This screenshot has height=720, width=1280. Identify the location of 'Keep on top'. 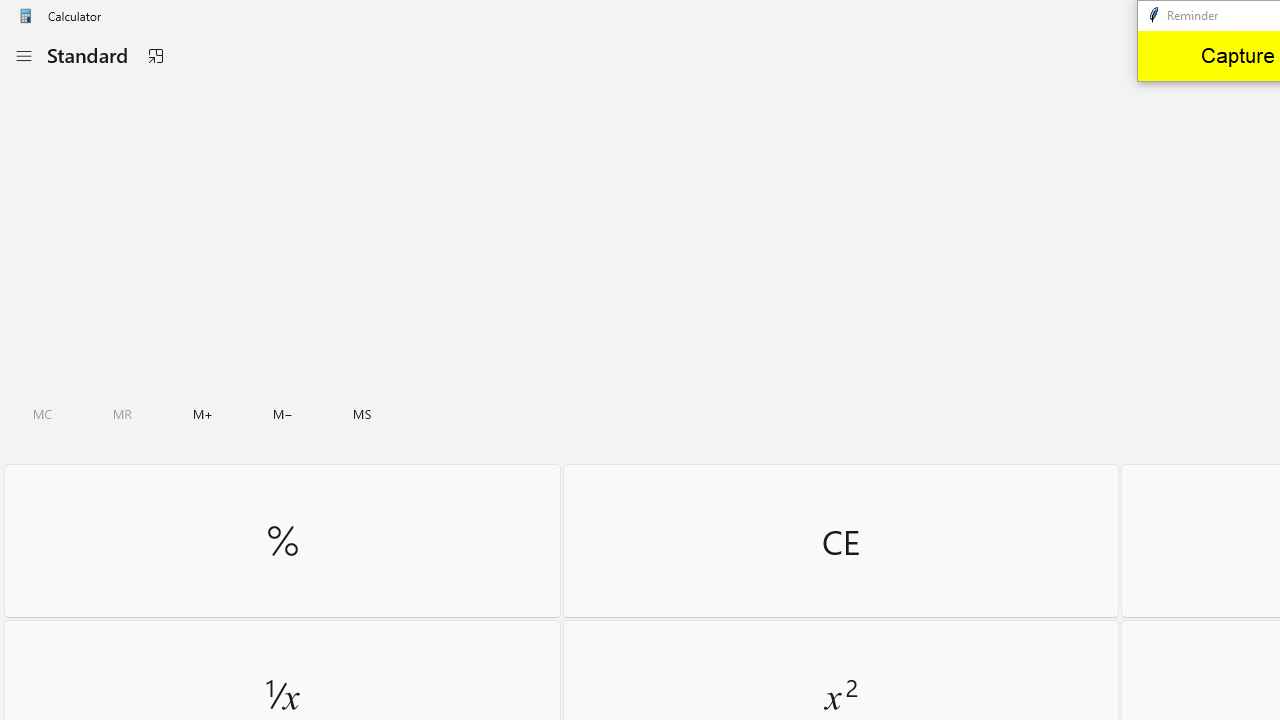
(154, 55).